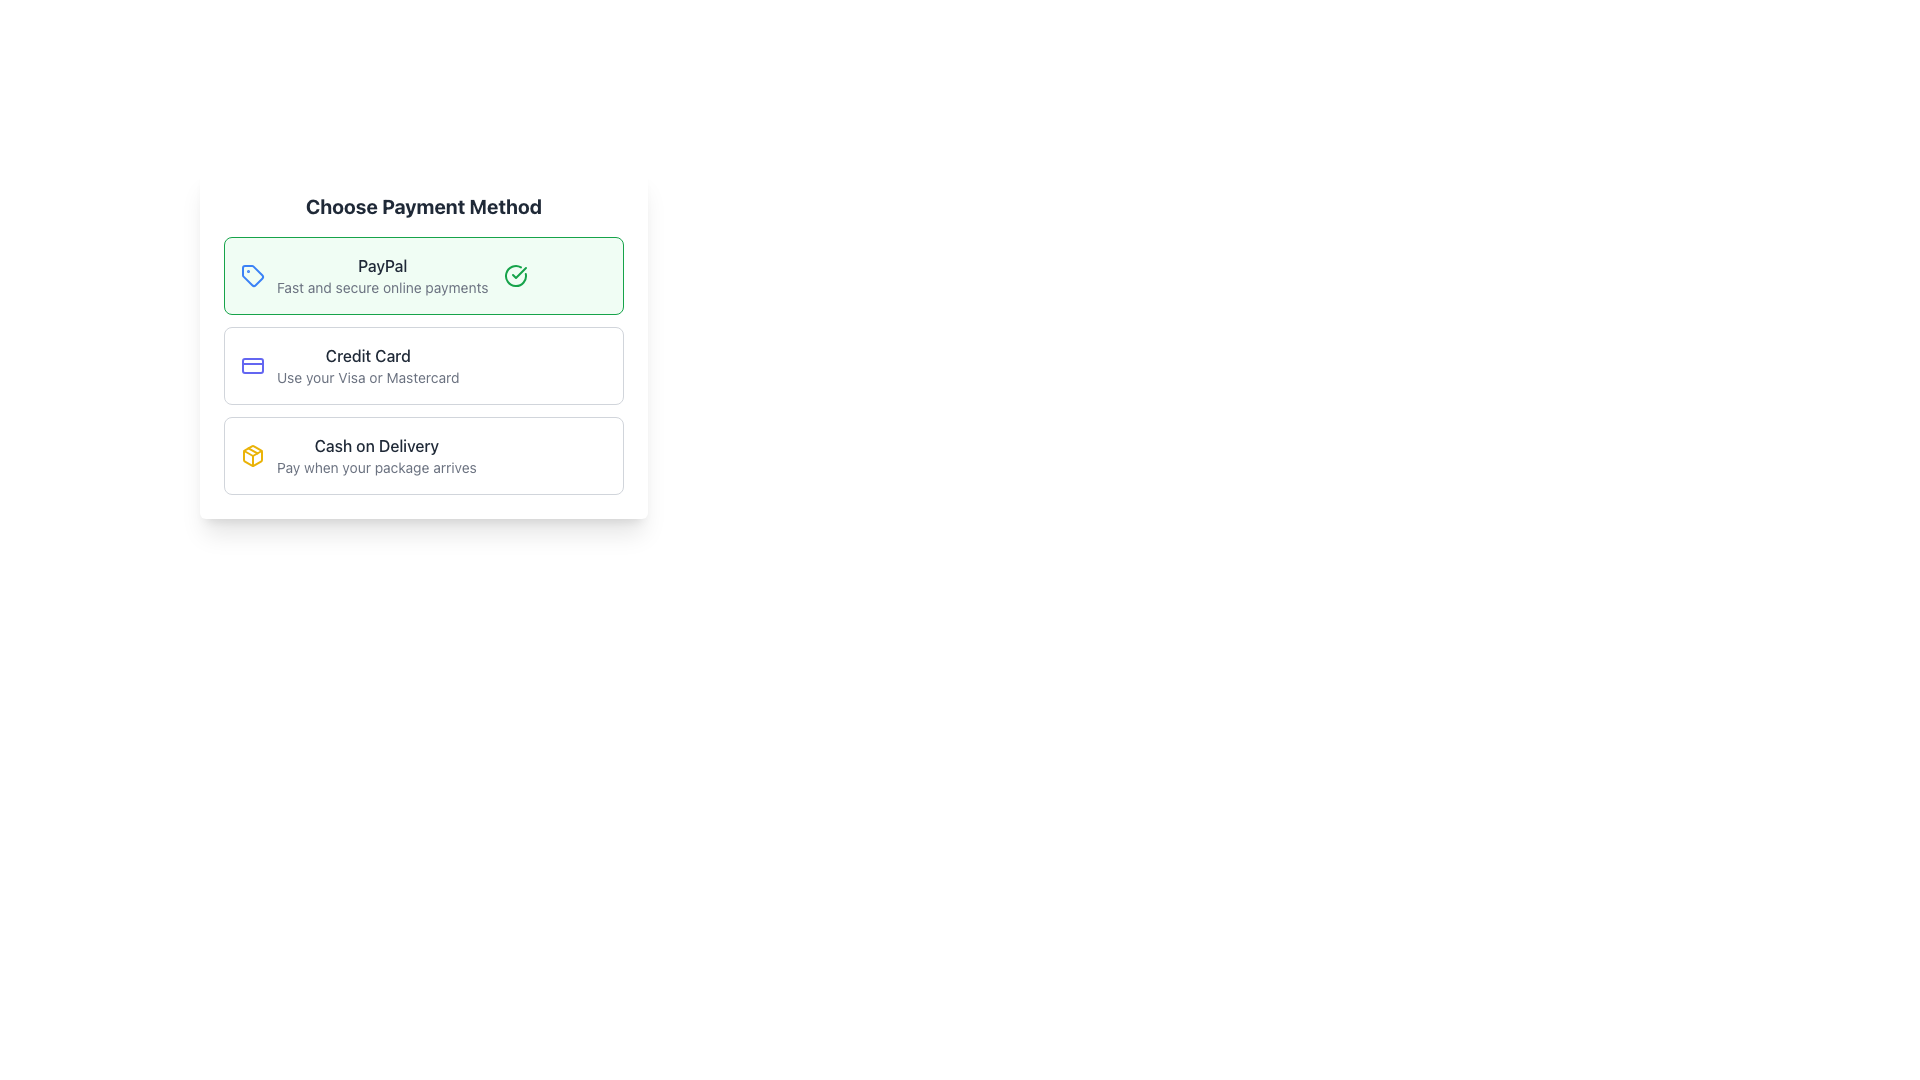 The image size is (1920, 1080). Describe the element at coordinates (252, 453) in the screenshot. I see `the triangular decorative graphic component within the 'Cash on Delivery' icon, which is styled in orange-yellow and located in the third payment option block` at that location.